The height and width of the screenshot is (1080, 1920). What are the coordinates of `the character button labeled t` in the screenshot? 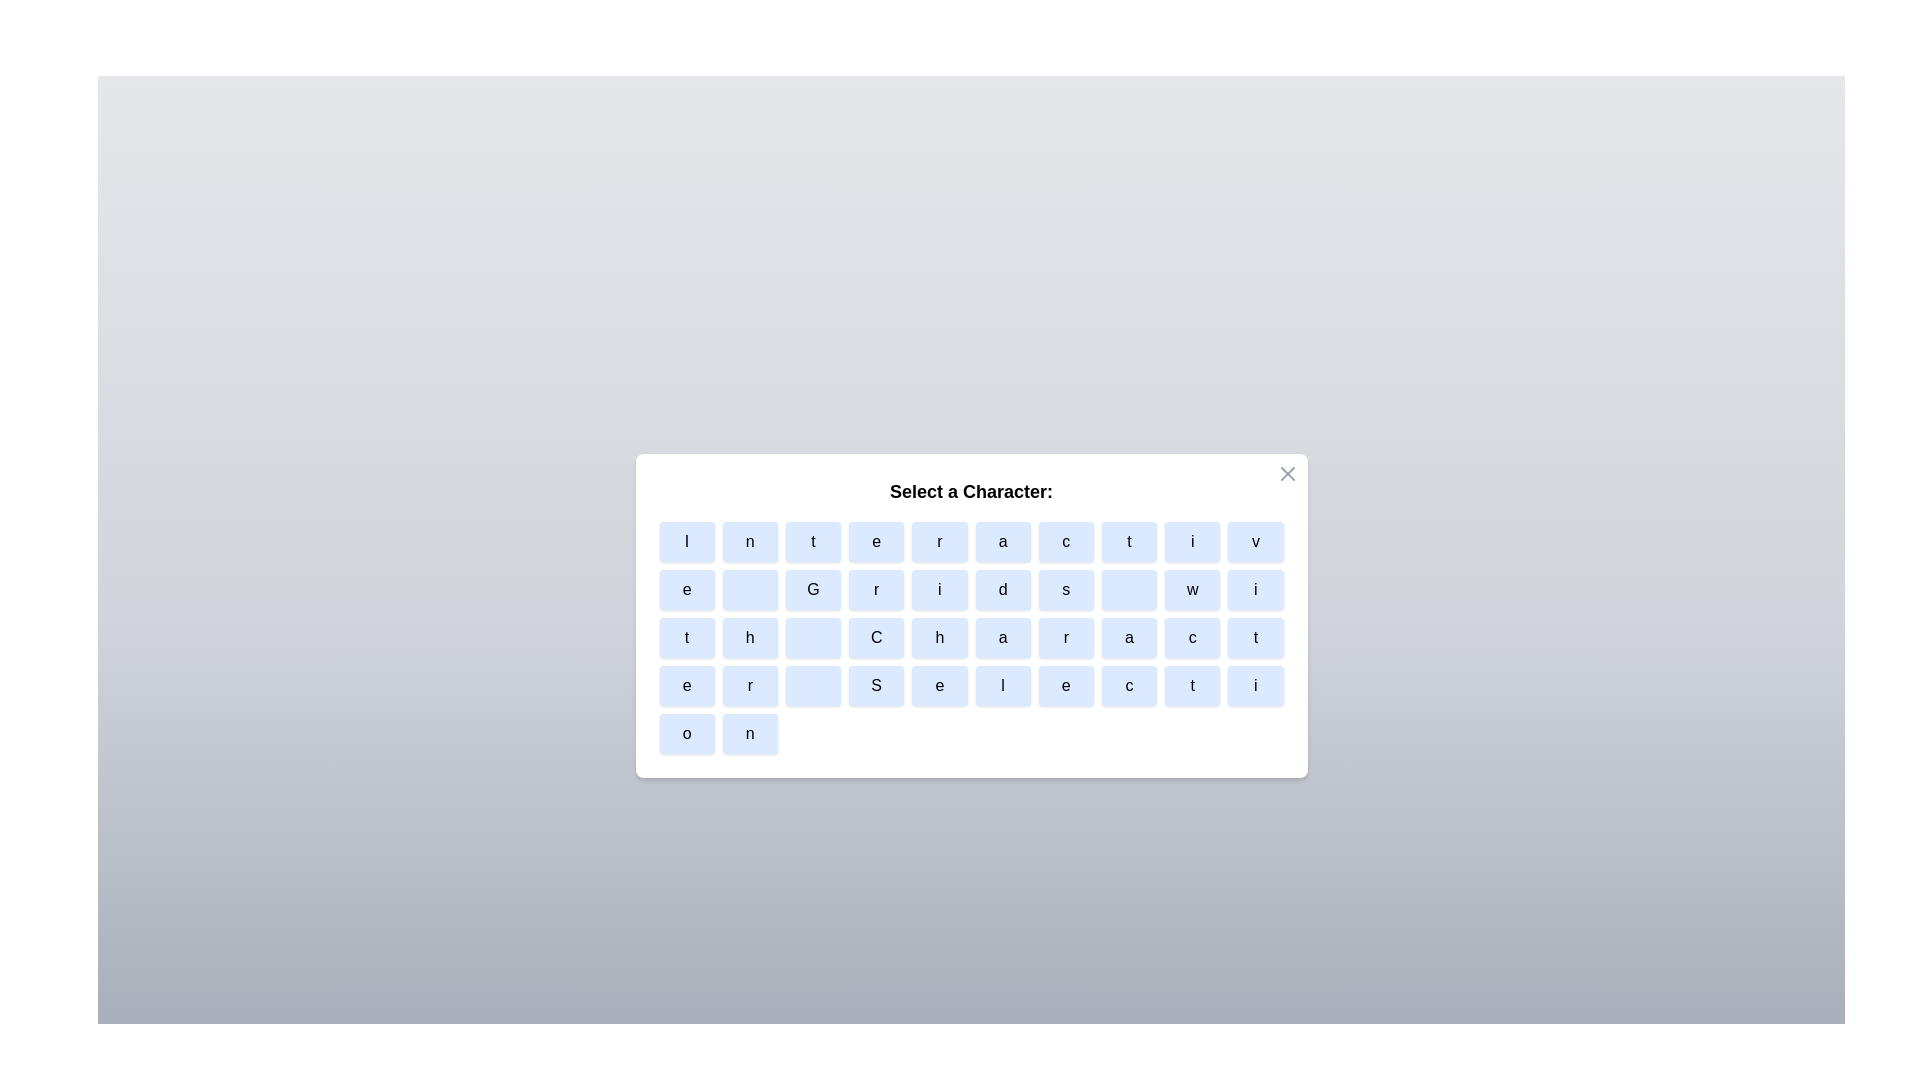 It's located at (813, 542).